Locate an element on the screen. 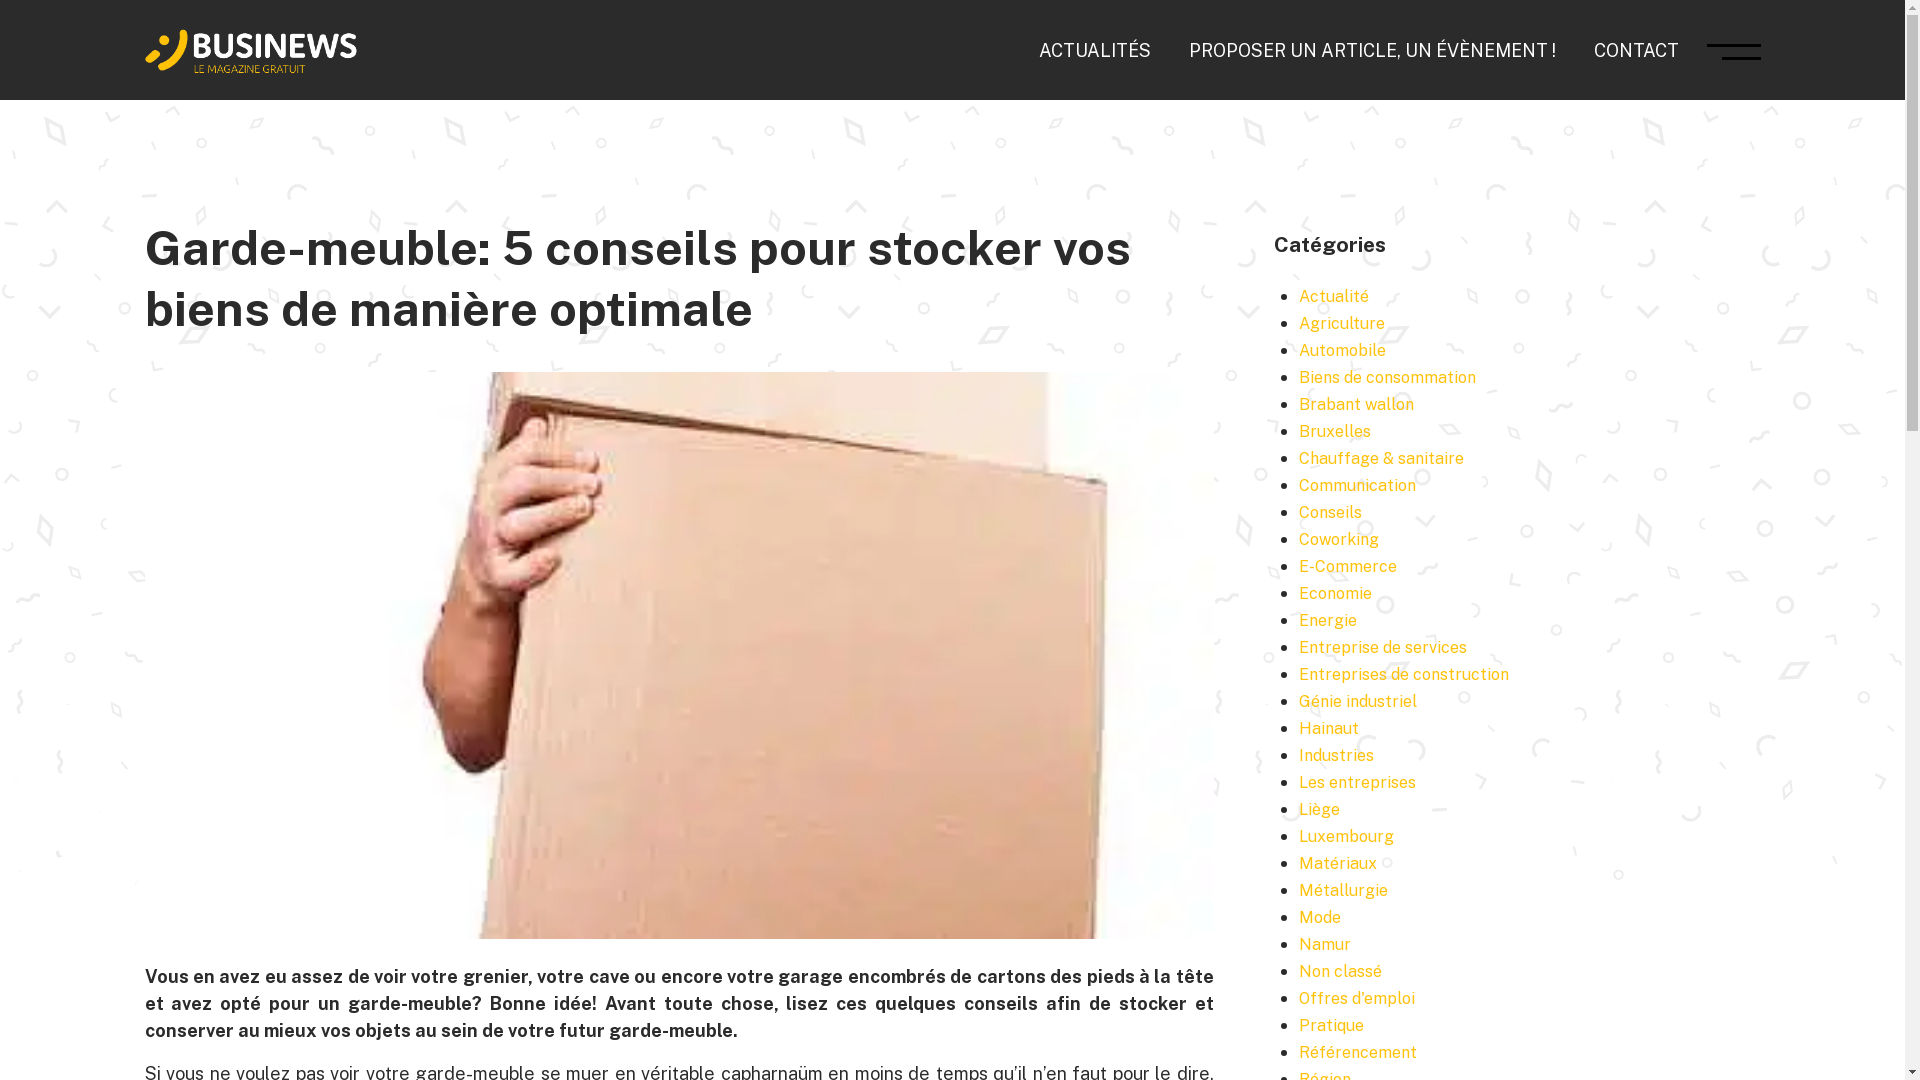 This screenshot has width=1920, height=1080. 'Economie' is located at coordinates (1335, 592).